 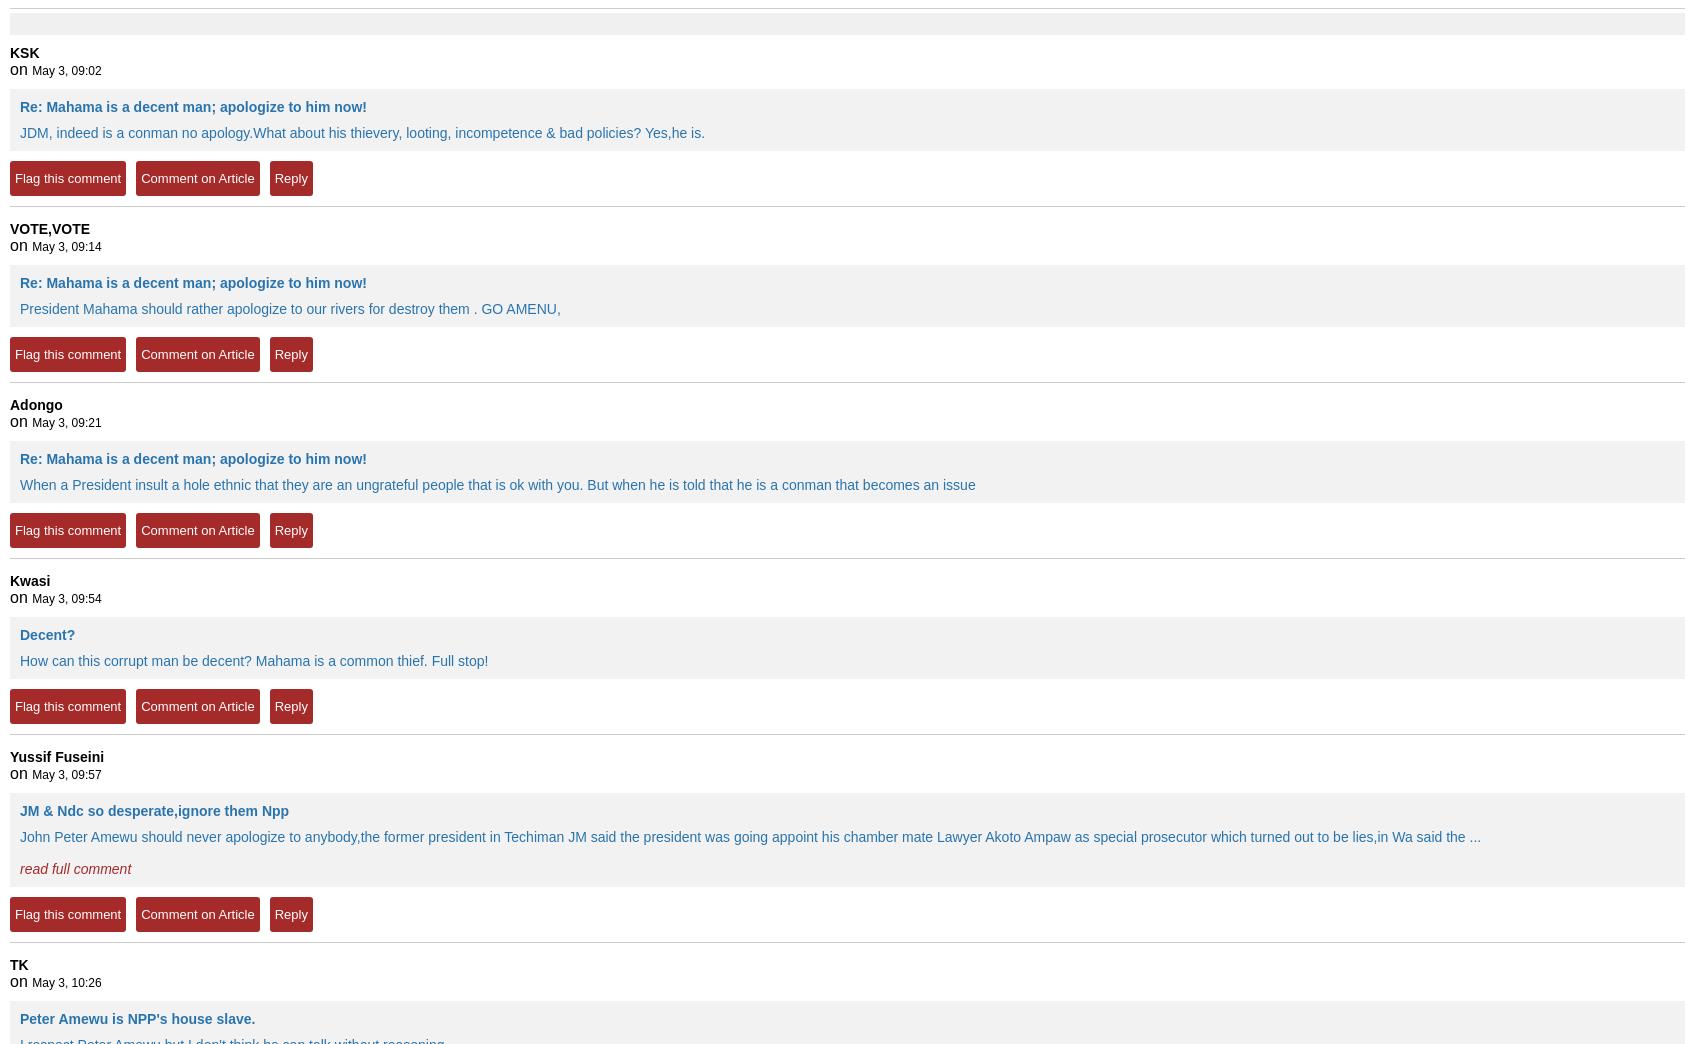 What do you see at coordinates (65, 599) in the screenshot?
I see `'May  3, 09:54'` at bounding box center [65, 599].